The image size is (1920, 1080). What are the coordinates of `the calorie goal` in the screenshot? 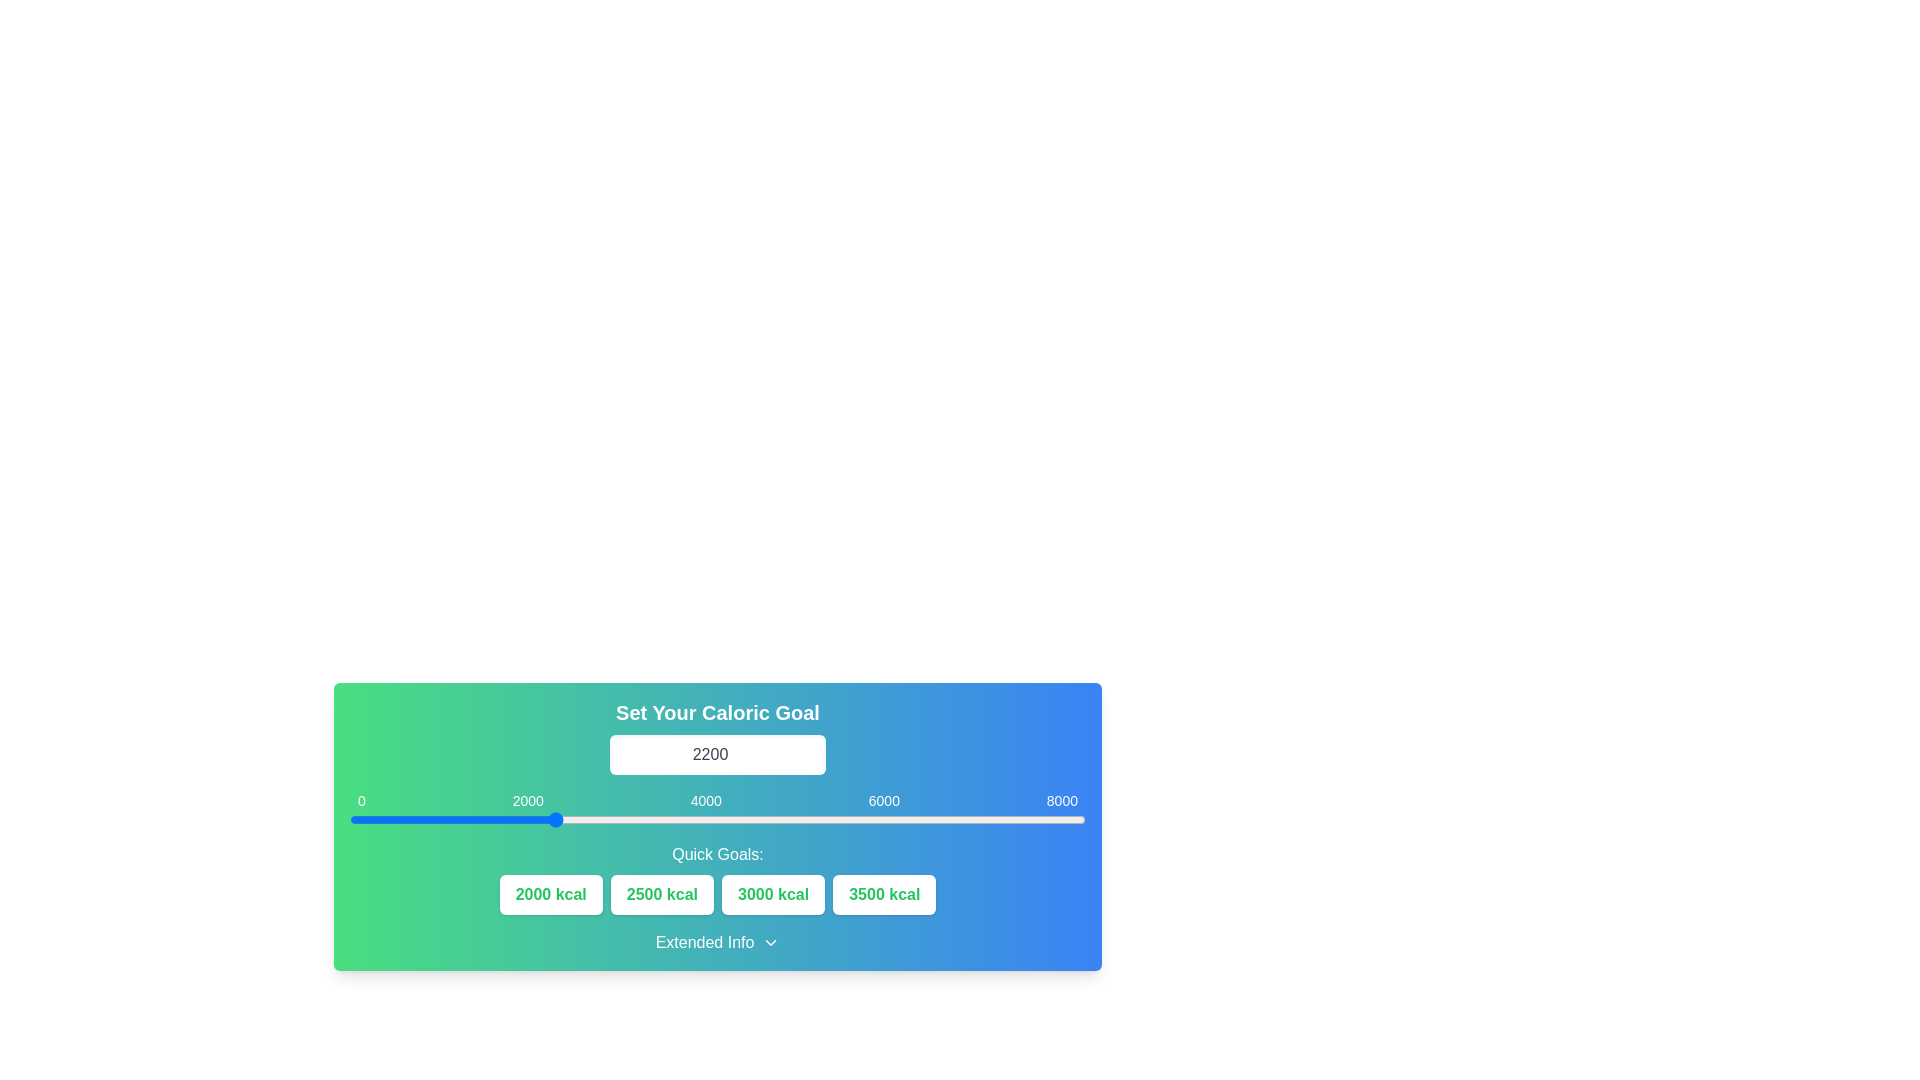 It's located at (777, 820).